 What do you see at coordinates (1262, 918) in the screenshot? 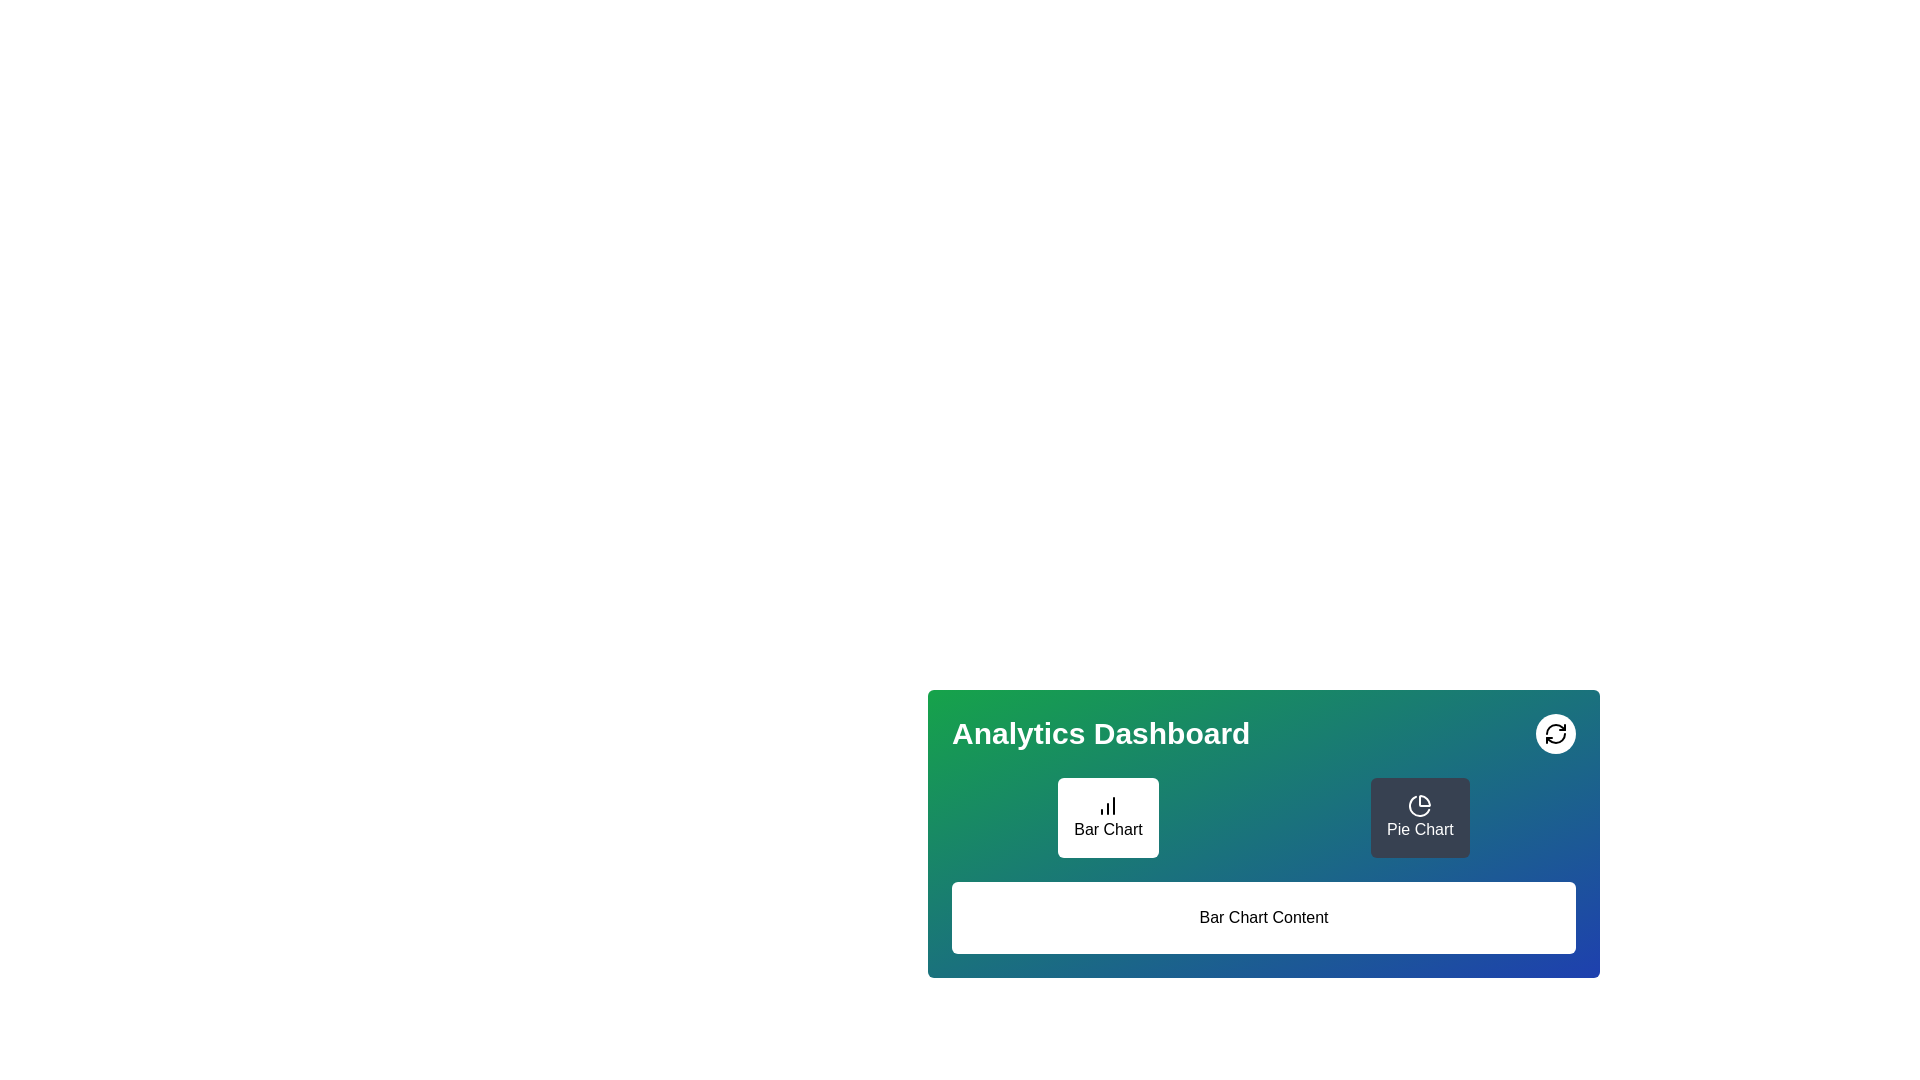
I see `text displayed in the rectangular area with a white background that shows 'Bar Chart Content' in the Analytics Dashboard` at bounding box center [1262, 918].